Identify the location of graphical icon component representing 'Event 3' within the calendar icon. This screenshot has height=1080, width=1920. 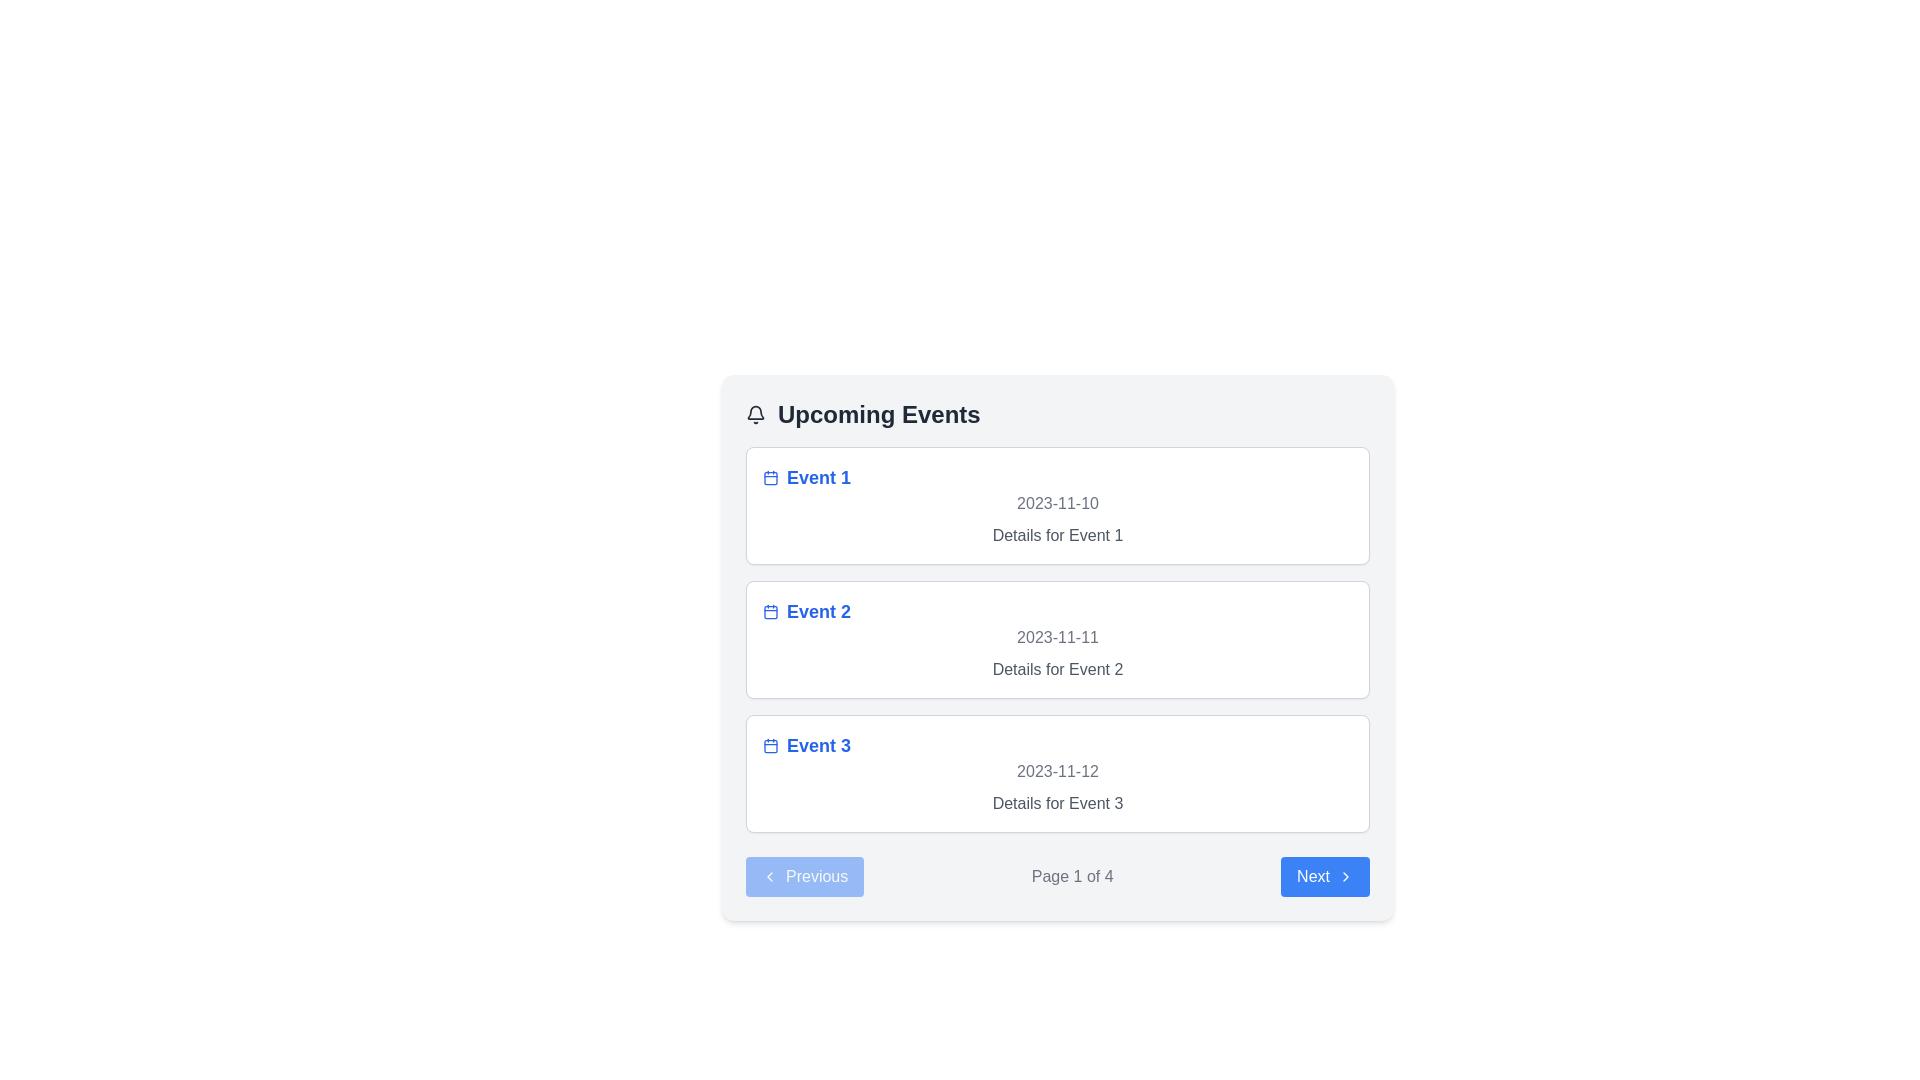
(770, 745).